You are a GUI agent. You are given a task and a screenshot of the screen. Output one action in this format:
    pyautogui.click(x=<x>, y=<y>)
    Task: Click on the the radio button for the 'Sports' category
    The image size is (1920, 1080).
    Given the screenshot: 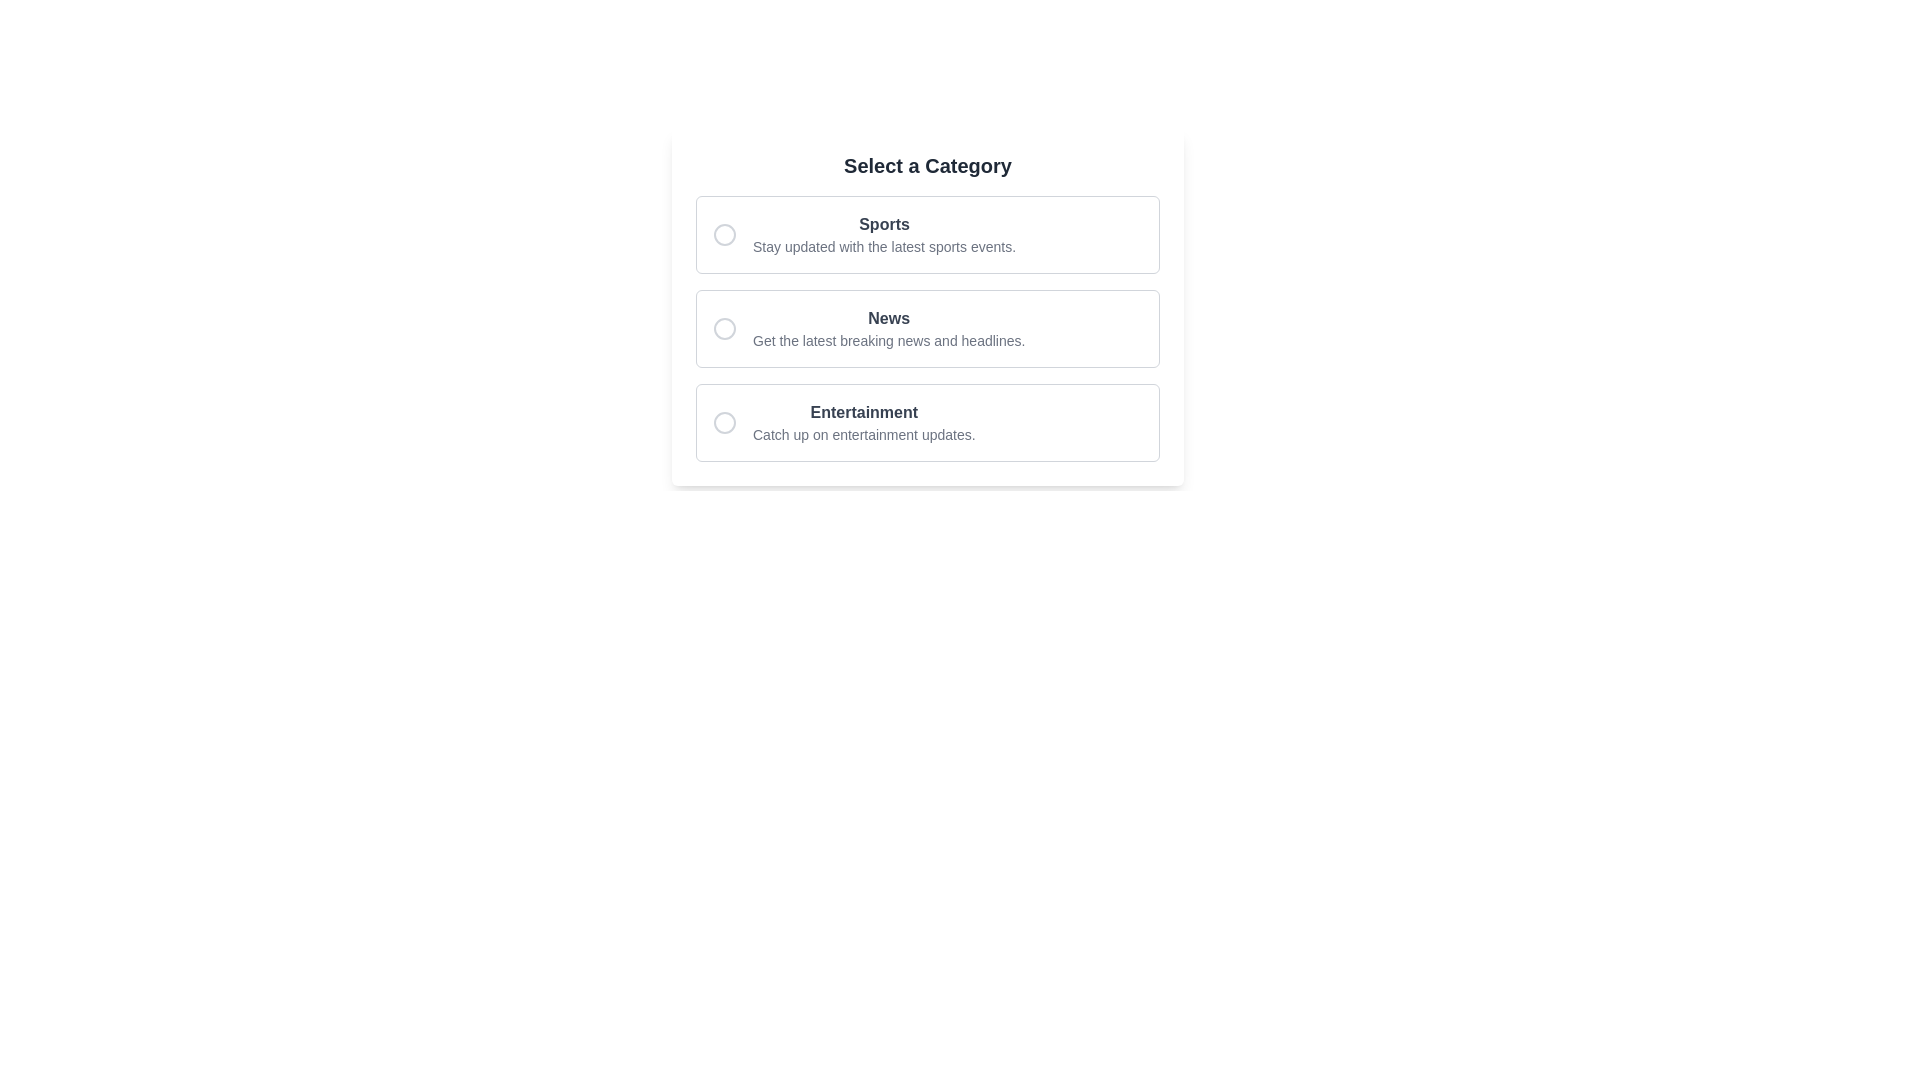 What is the action you would take?
    pyautogui.click(x=723, y=234)
    